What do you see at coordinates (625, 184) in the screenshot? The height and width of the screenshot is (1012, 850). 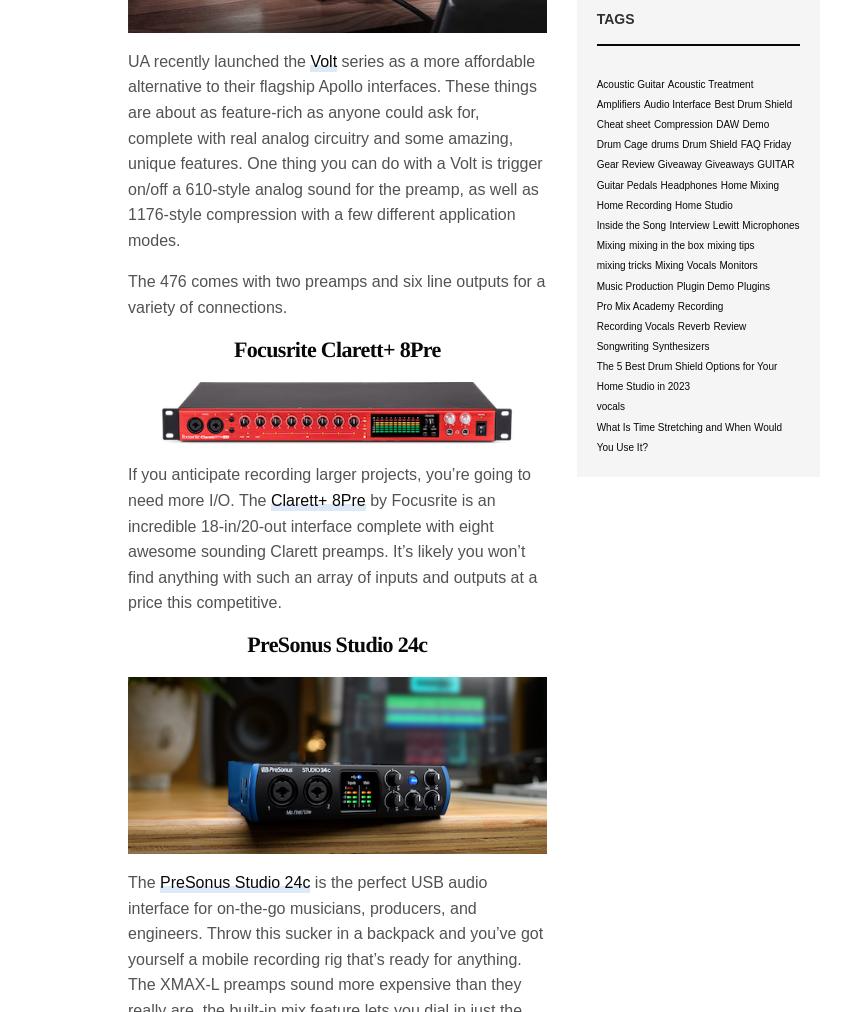 I see `'Guitar Pedals'` at bounding box center [625, 184].